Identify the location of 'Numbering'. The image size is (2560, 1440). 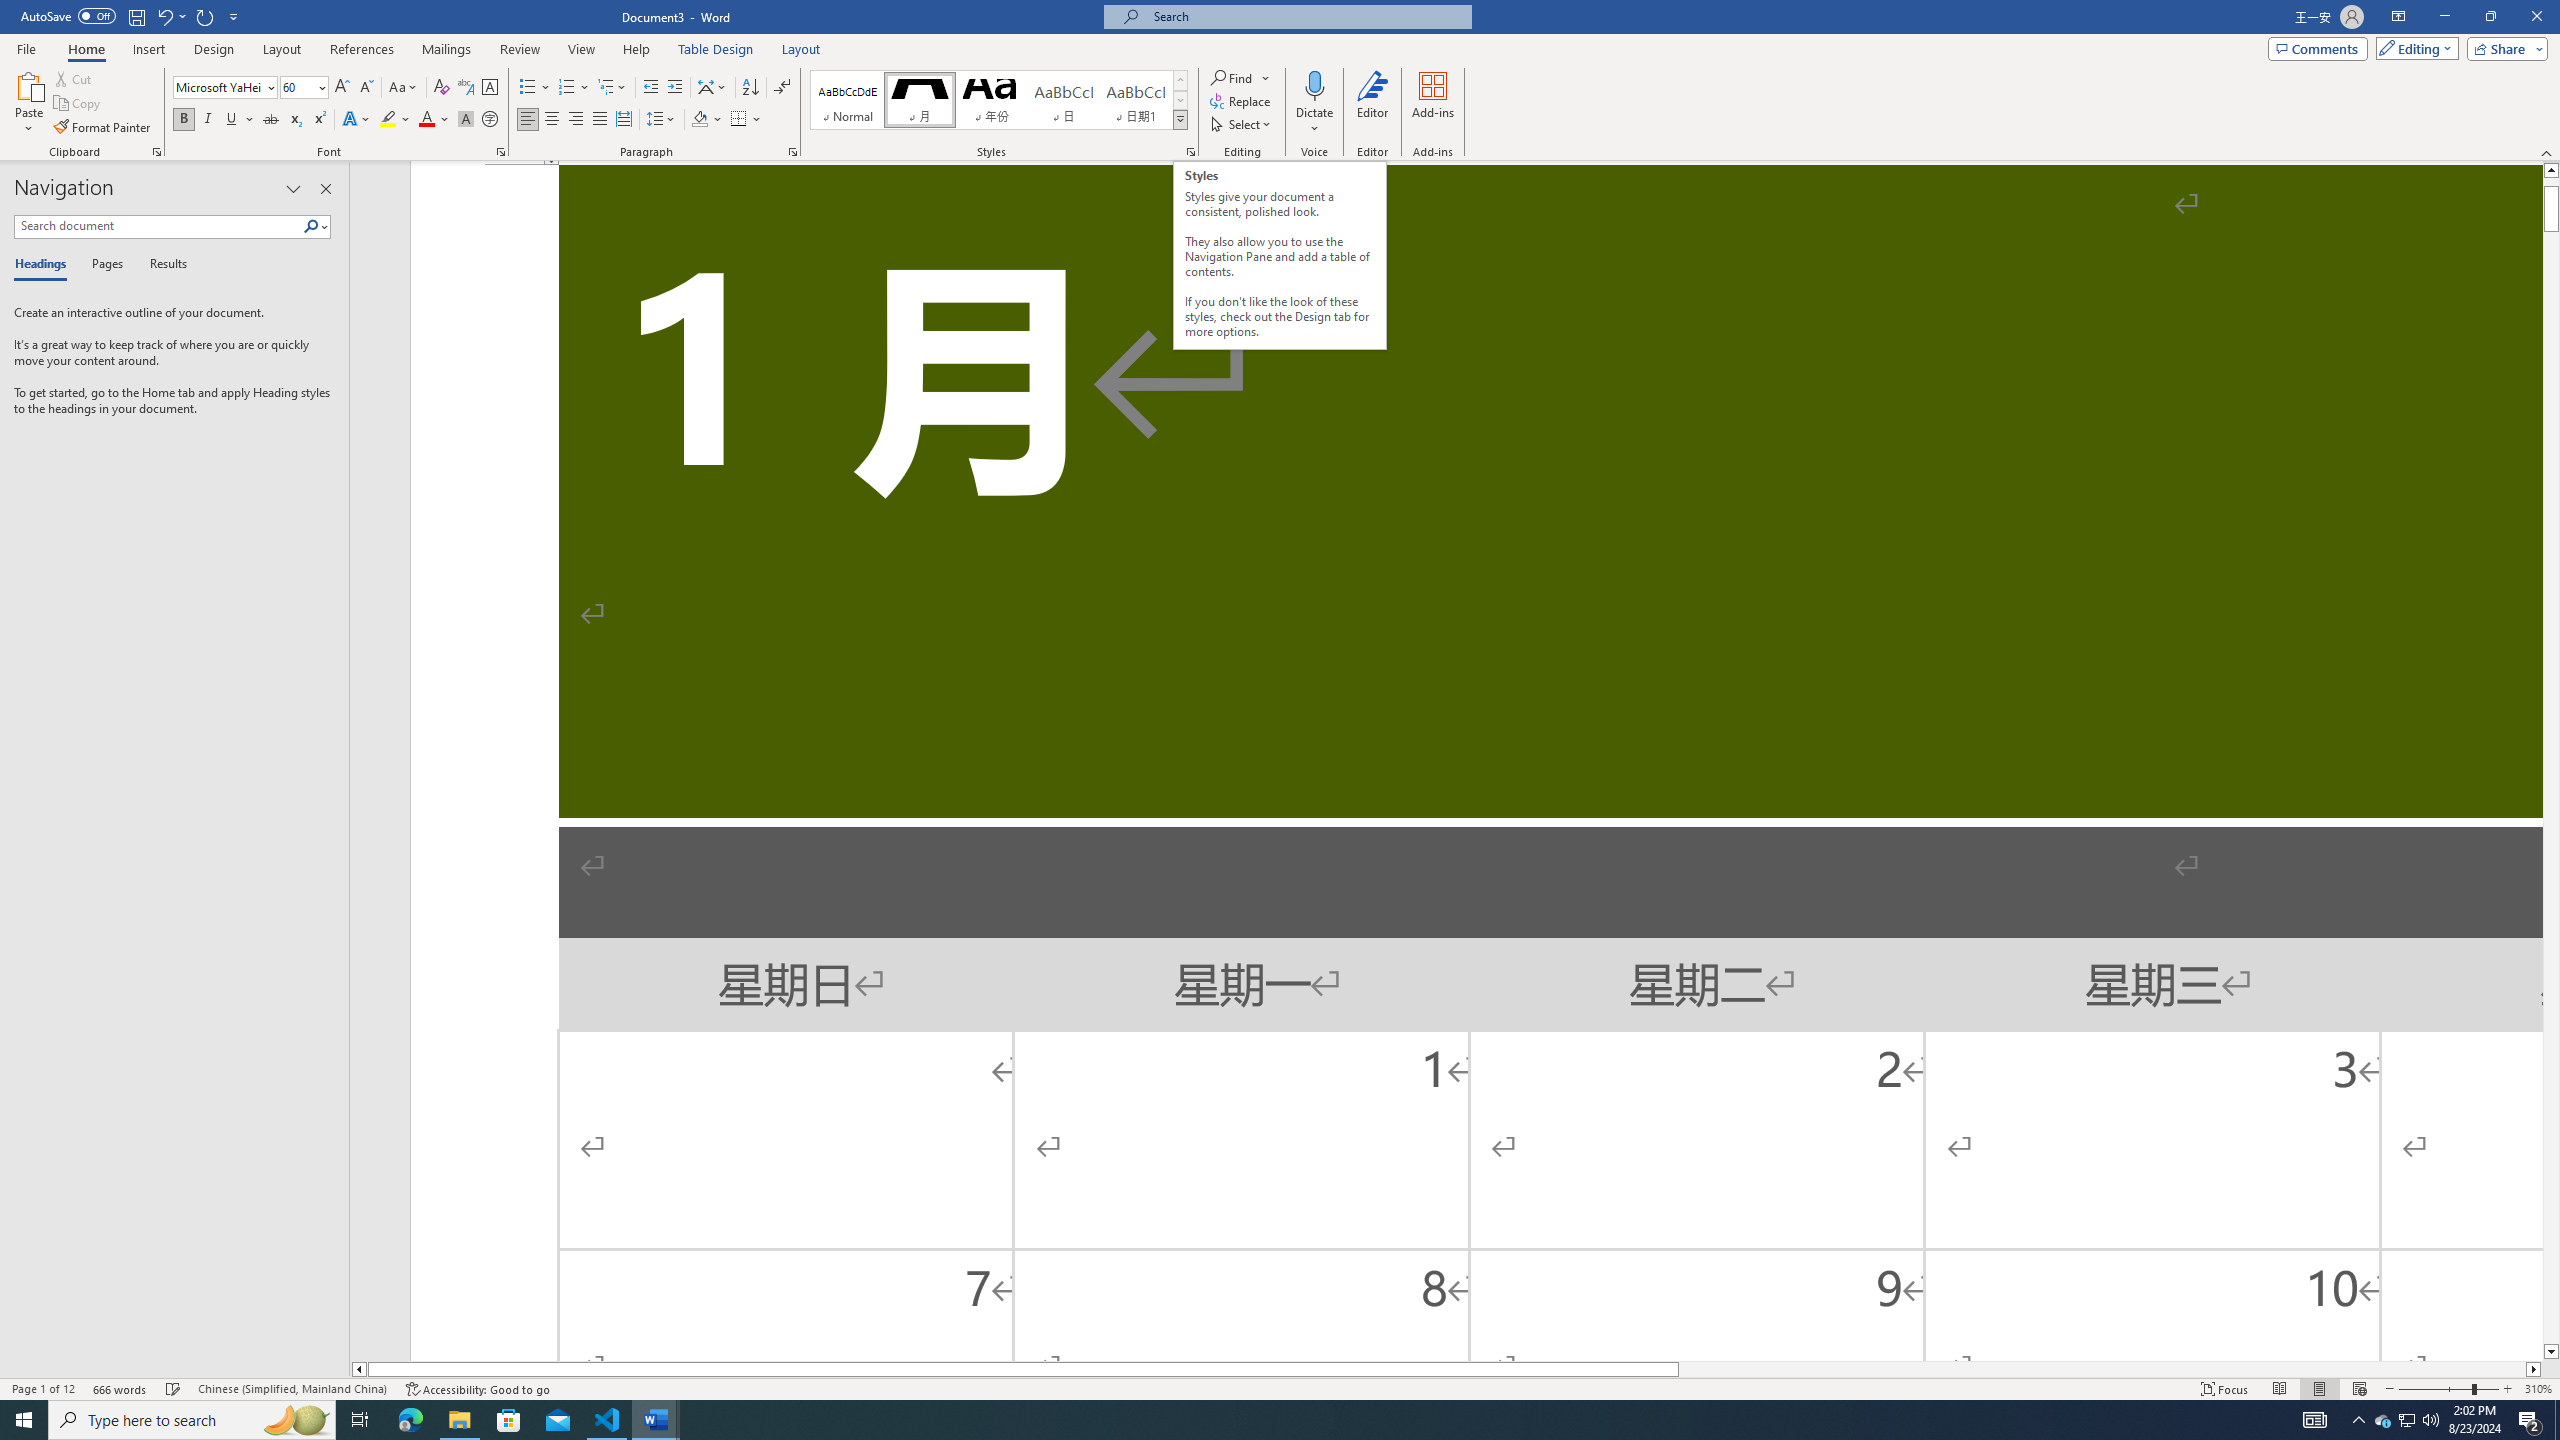
(574, 87).